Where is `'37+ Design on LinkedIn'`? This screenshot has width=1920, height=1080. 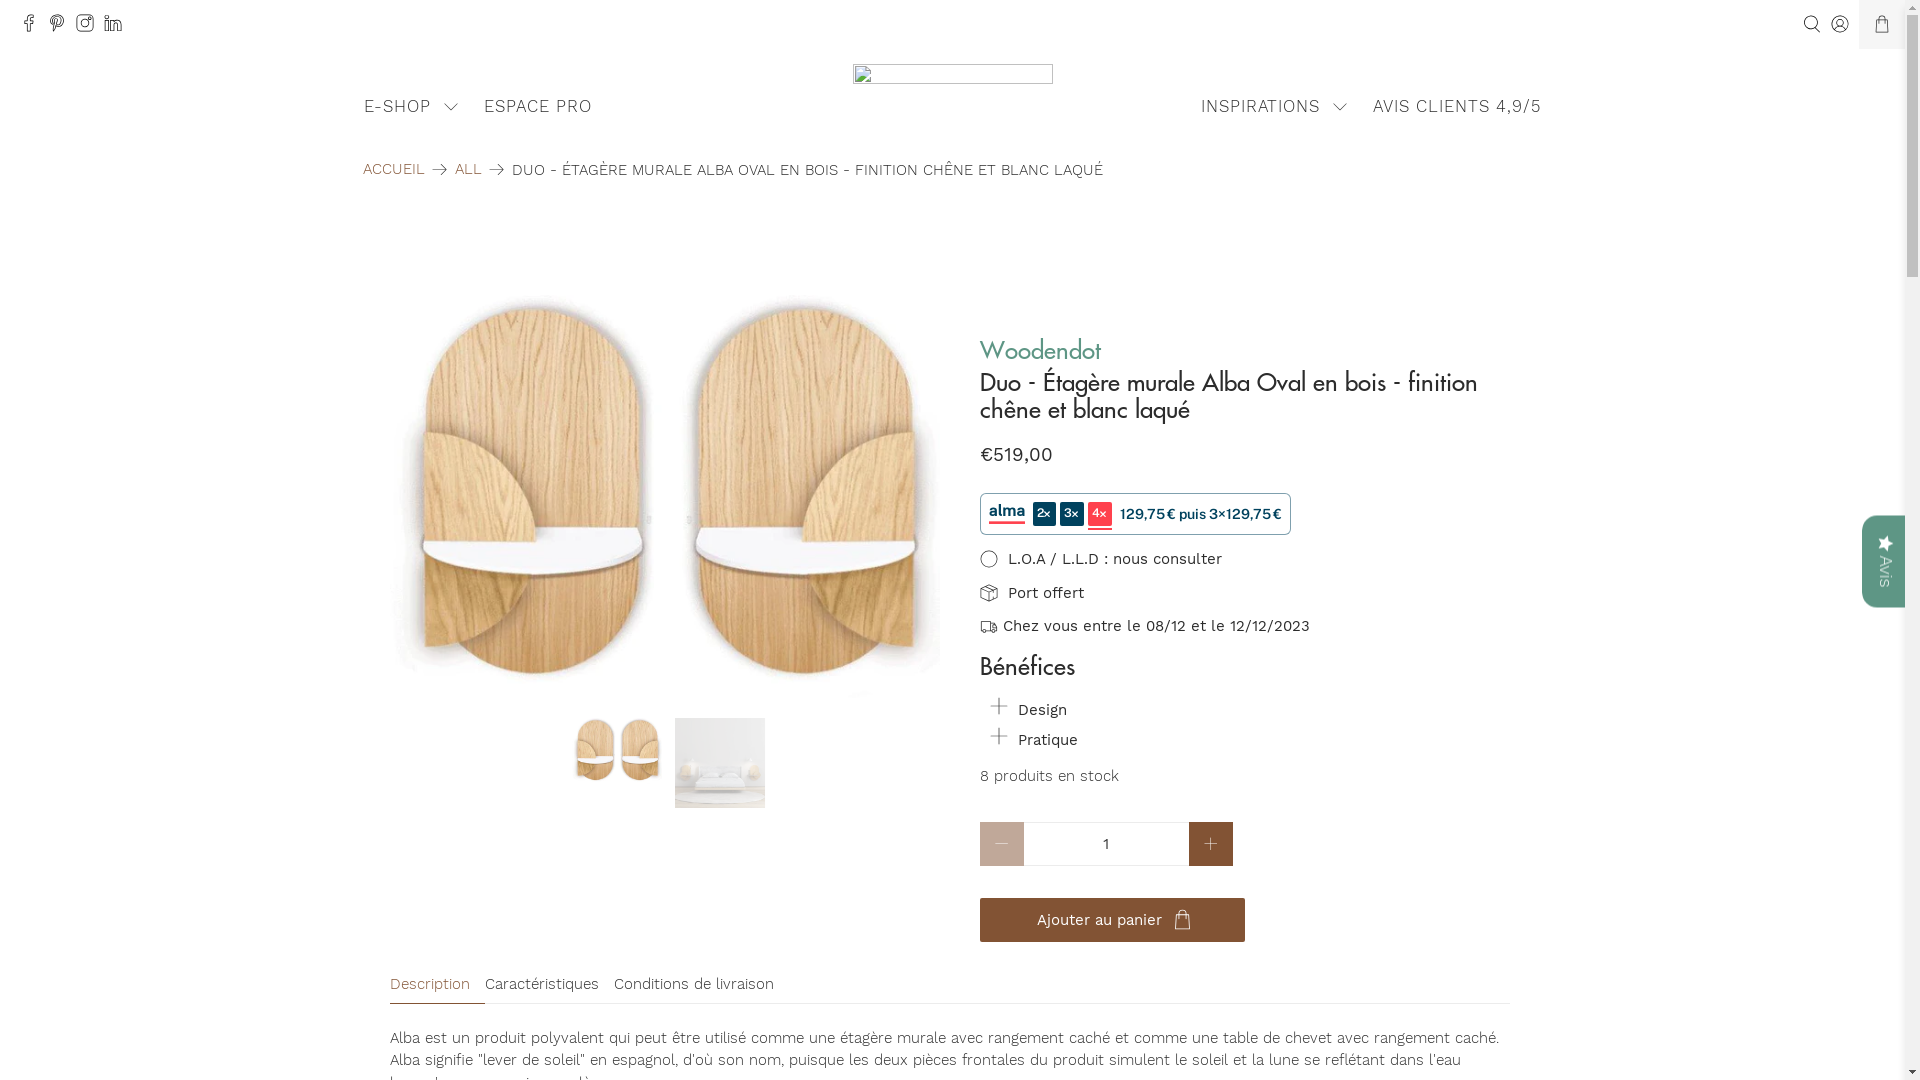 '37+ Design on LinkedIn' is located at coordinates (103, 27).